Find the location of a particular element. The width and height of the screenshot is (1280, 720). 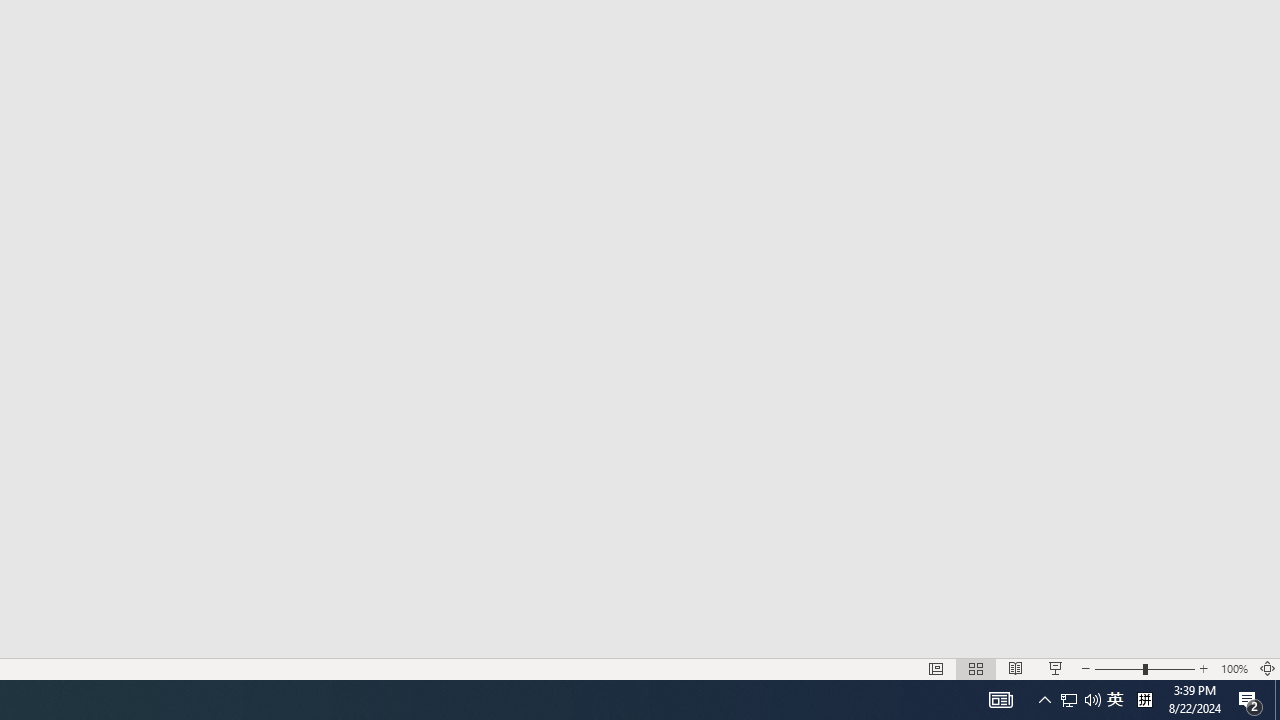

'Tray Input Indicator - Chinese (Simplified, China)' is located at coordinates (1144, 698).